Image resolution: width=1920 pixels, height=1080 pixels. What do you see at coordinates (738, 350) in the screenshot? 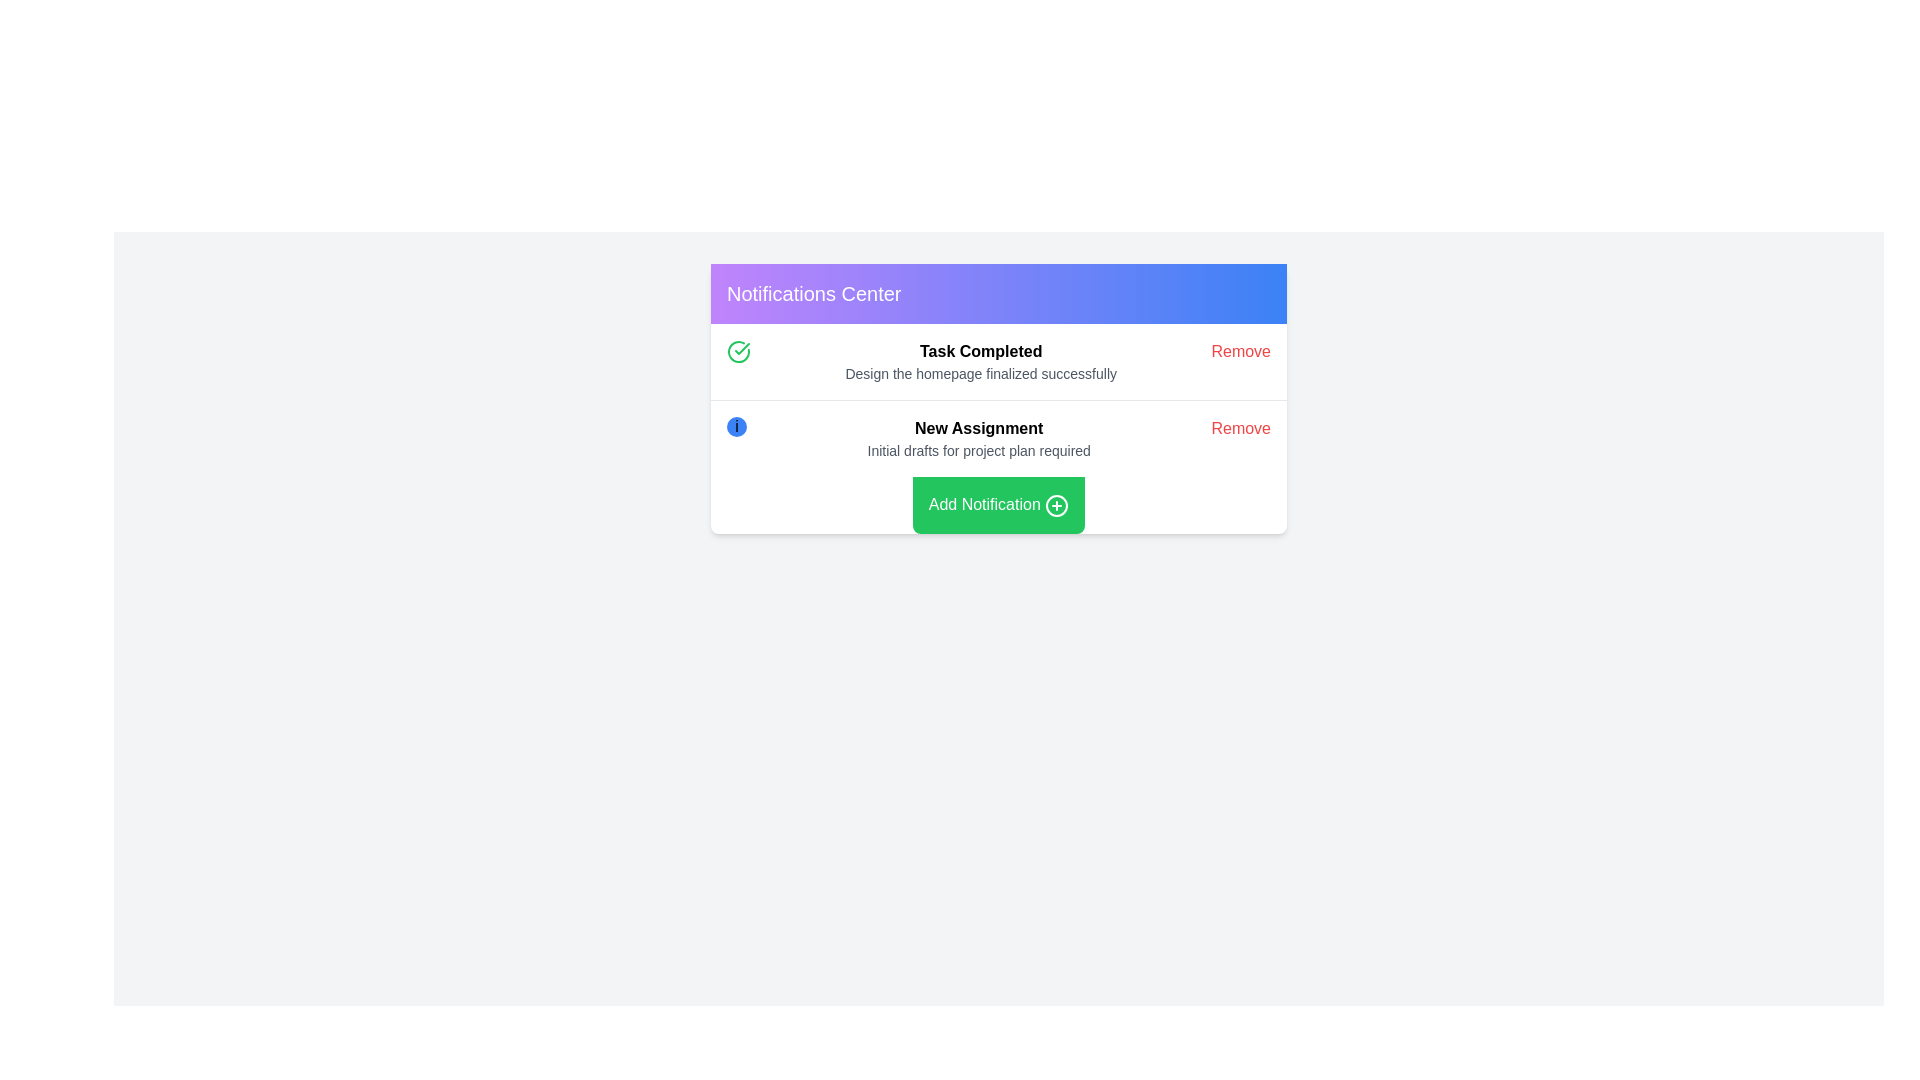
I see `SVG icon indicating a completed task, which is located within the 'Task Completed' notification element, positioned to the far left of the row containing the task details` at bounding box center [738, 350].